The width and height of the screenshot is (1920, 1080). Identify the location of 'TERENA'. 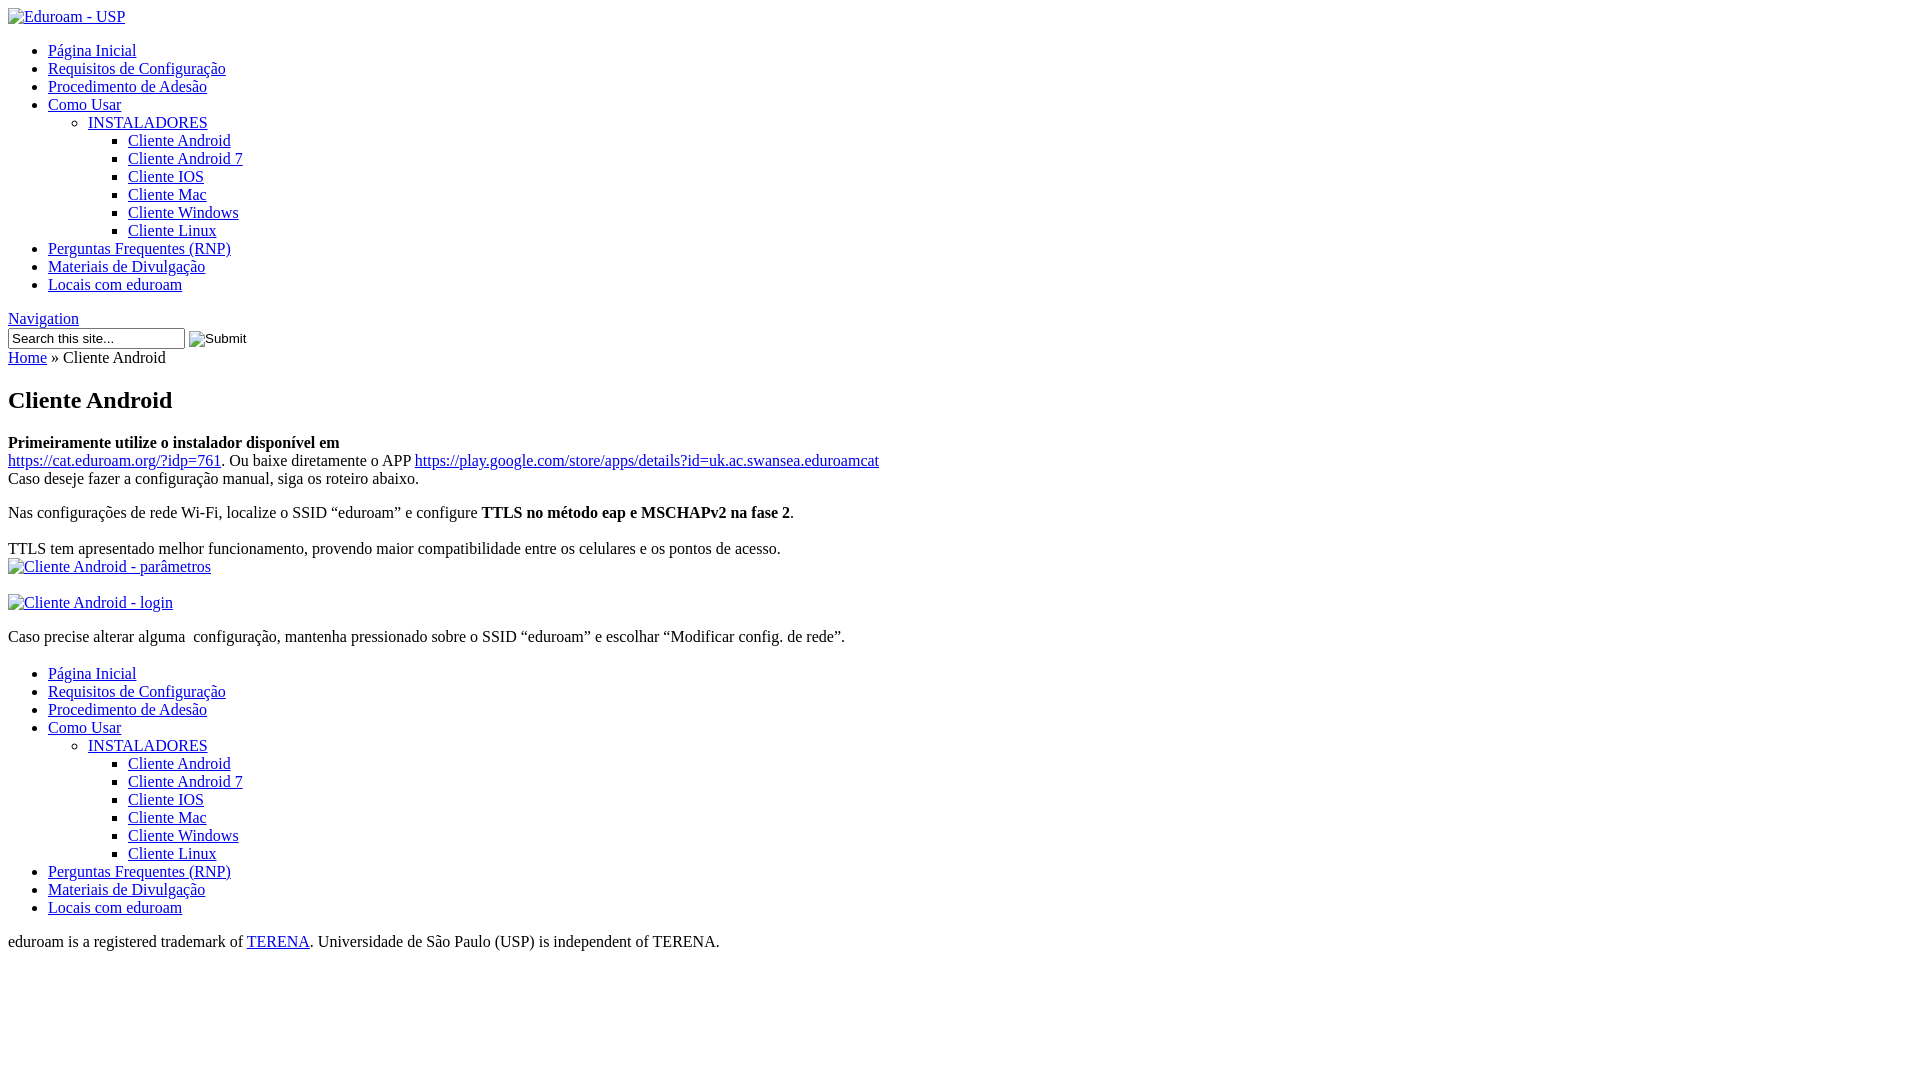
(277, 941).